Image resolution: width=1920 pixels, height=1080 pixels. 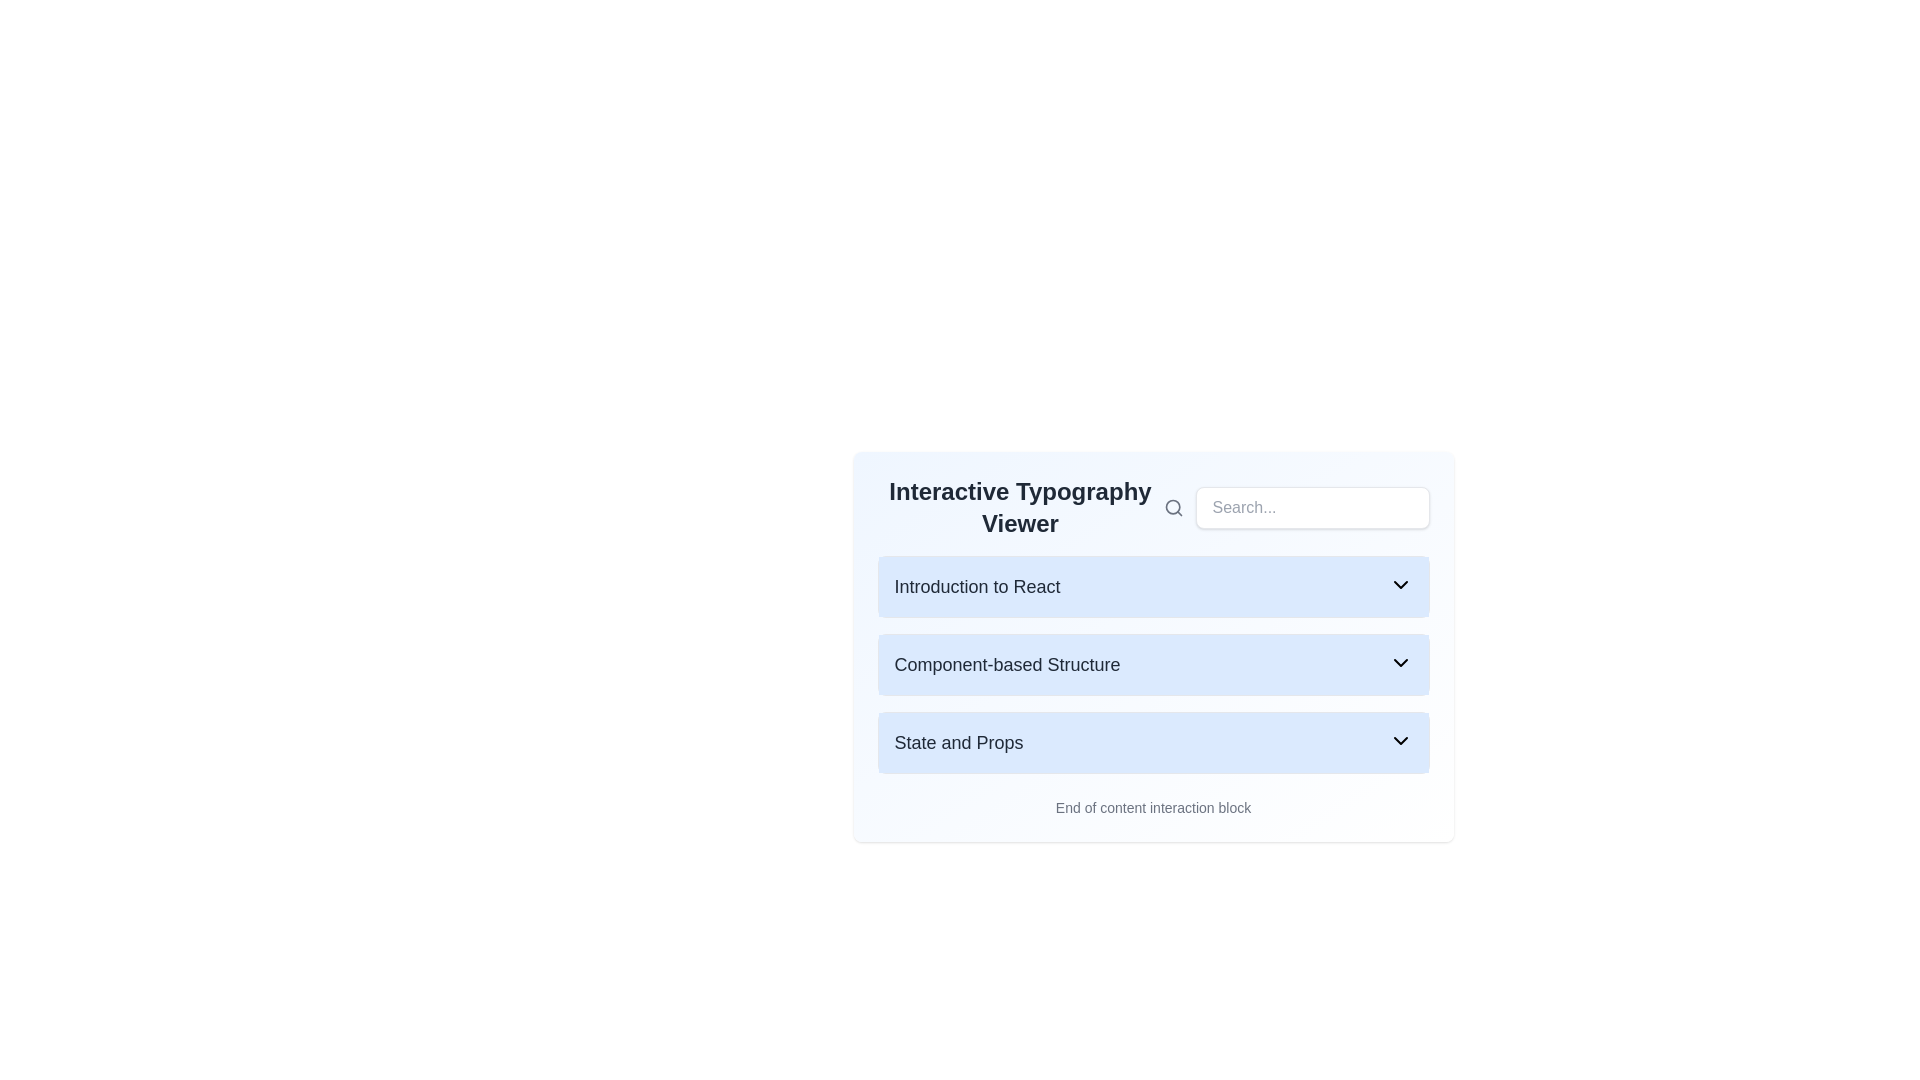 What do you see at coordinates (1153, 806) in the screenshot?
I see `the static text label located at the bottom section of the vertical layout, which serves as an informational label indicating the conclusion of the interaction block` at bounding box center [1153, 806].